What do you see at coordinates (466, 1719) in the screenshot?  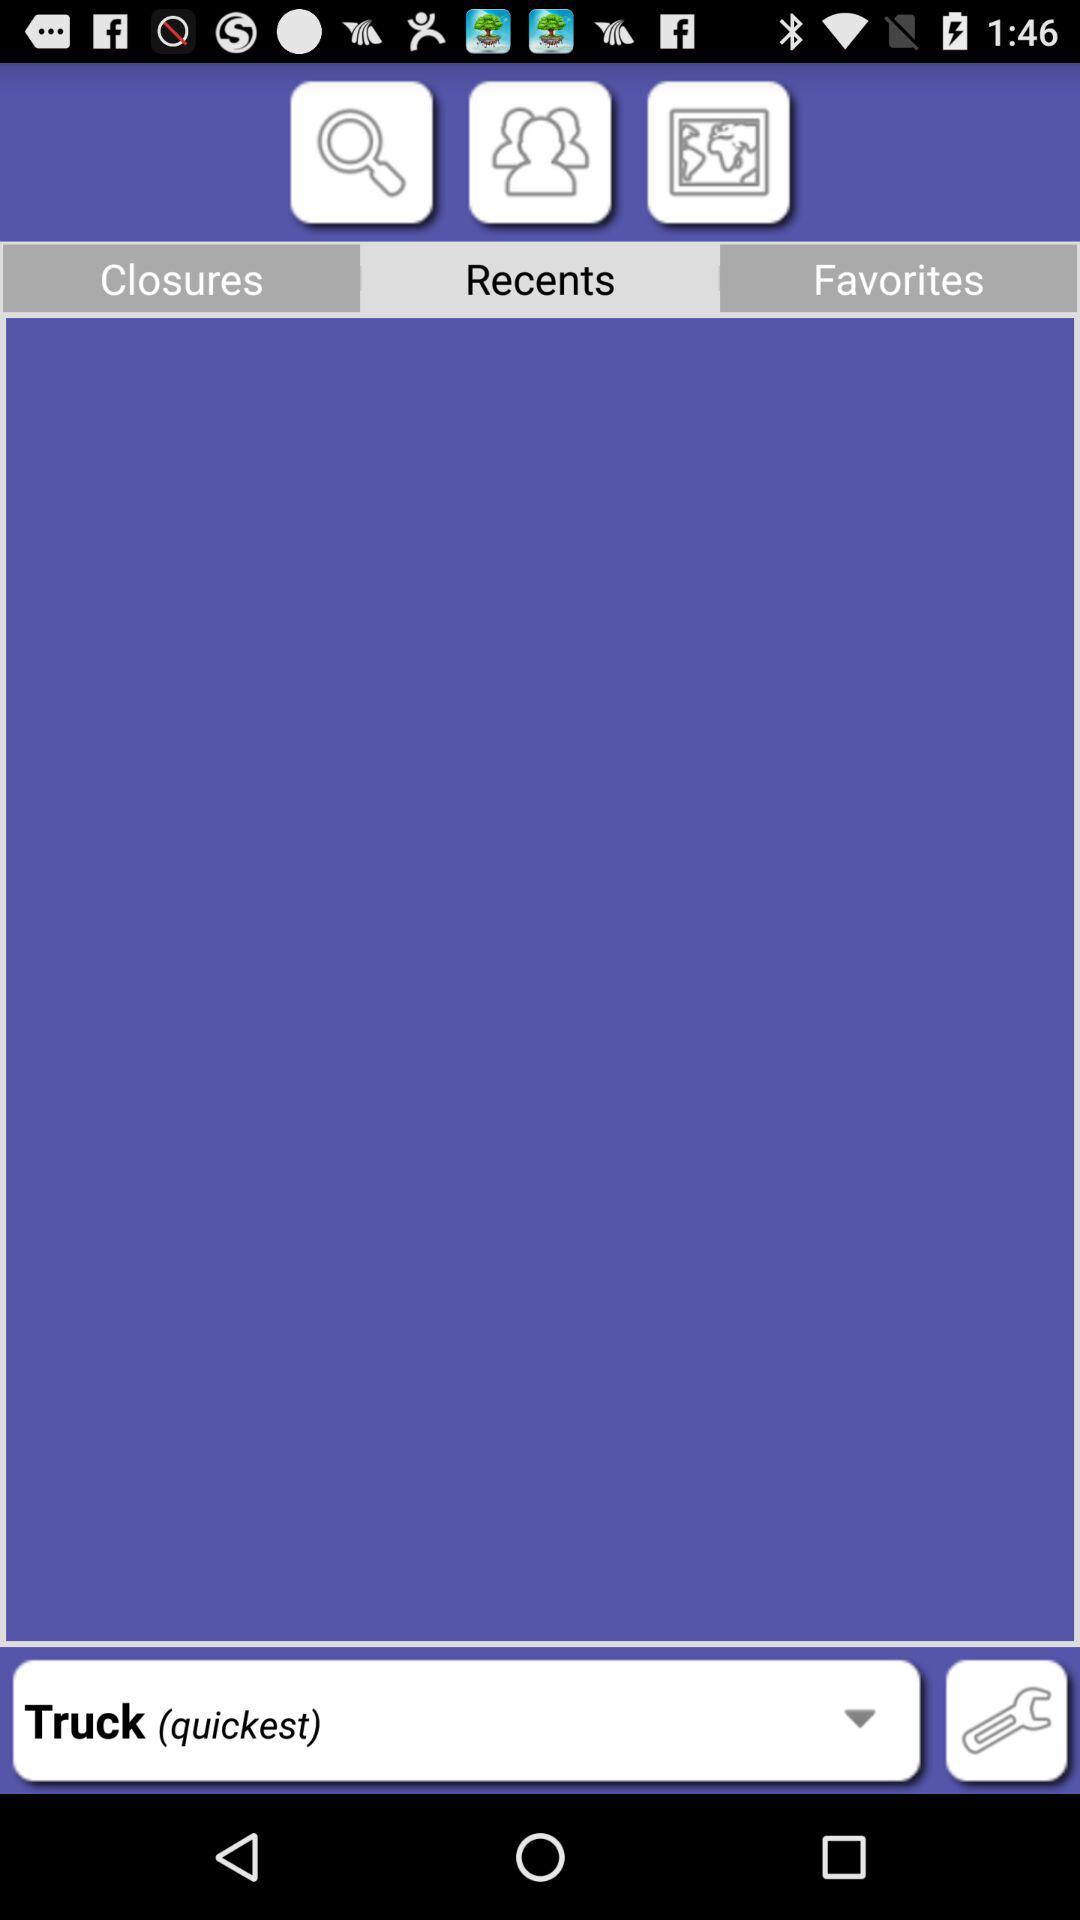 I see `truck (quickest) item` at bounding box center [466, 1719].